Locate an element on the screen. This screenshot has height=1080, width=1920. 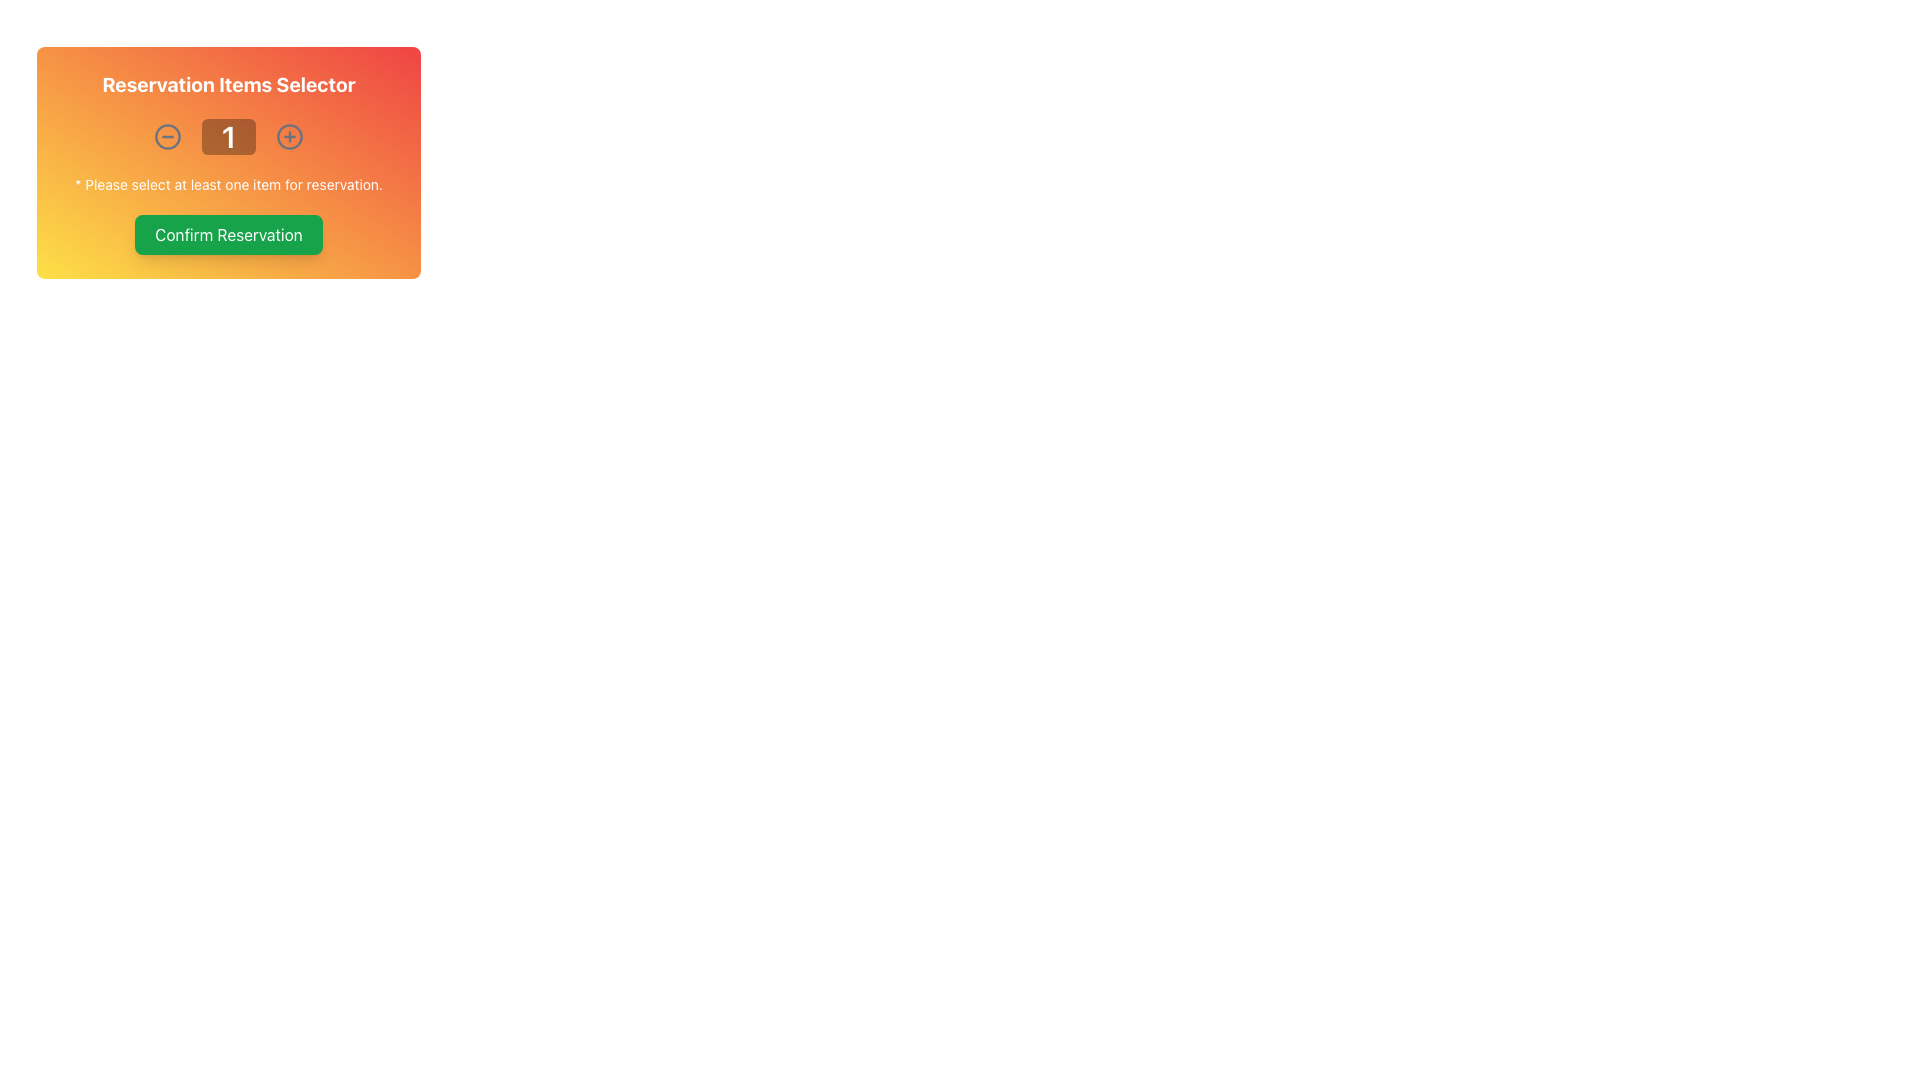
the circular minus button, which is located to the left of the number display showing '1', to decrease the quantity is located at coordinates (167, 136).